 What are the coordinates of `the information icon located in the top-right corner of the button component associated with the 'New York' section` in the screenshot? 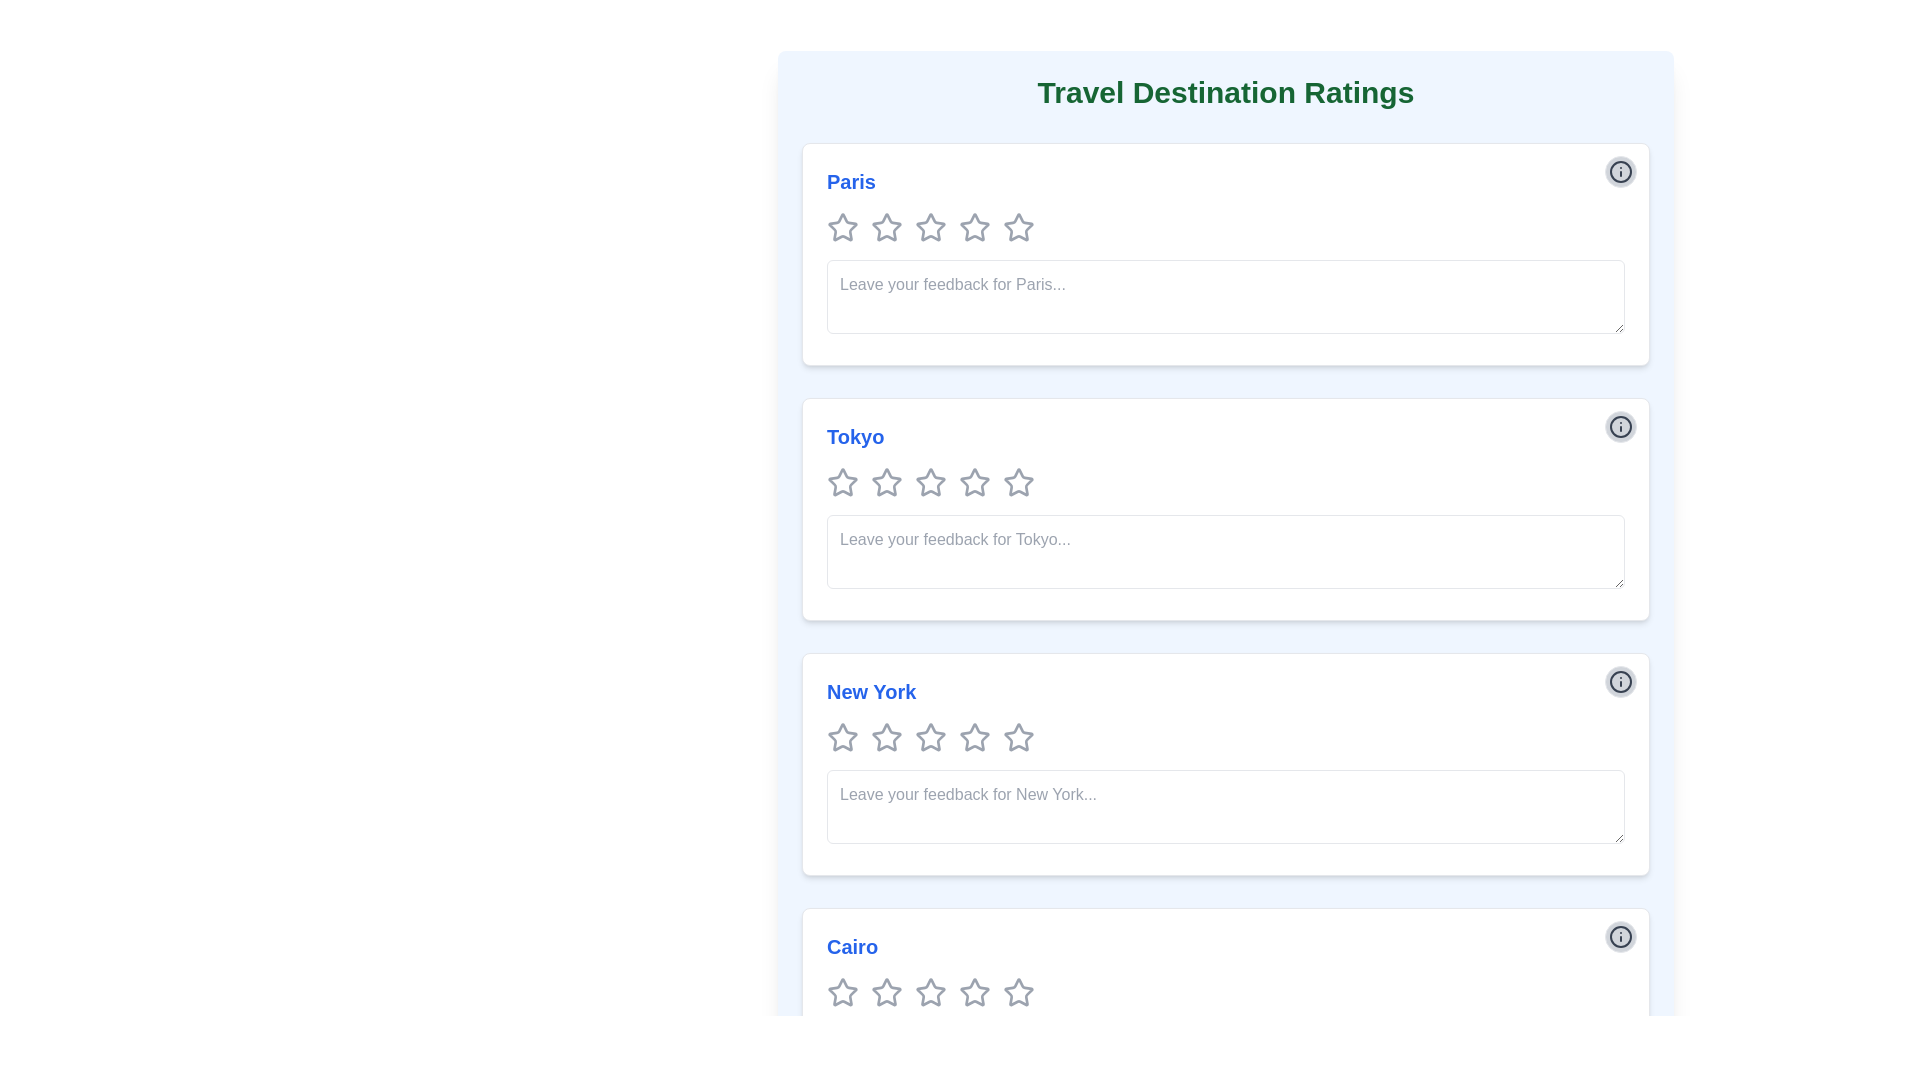 It's located at (1621, 681).